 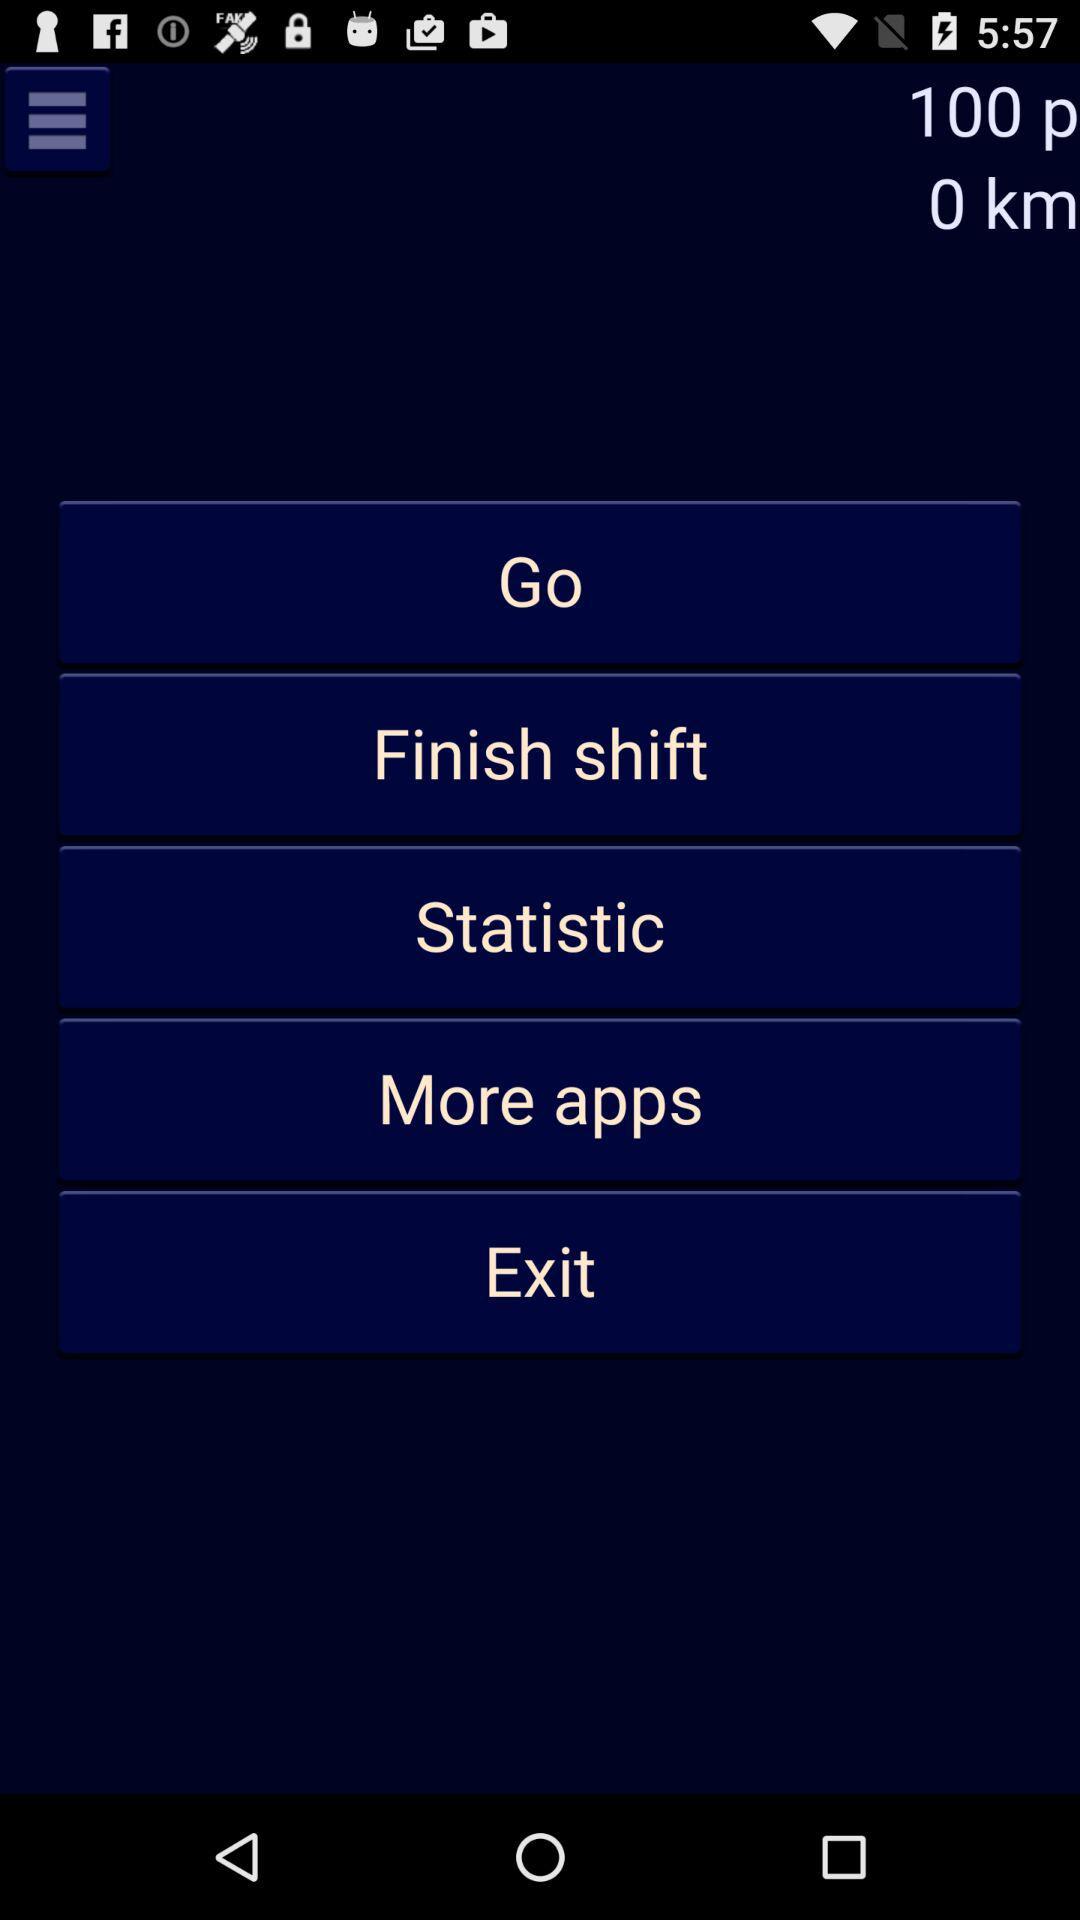 What do you see at coordinates (540, 755) in the screenshot?
I see `finish shift icon` at bounding box center [540, 755].